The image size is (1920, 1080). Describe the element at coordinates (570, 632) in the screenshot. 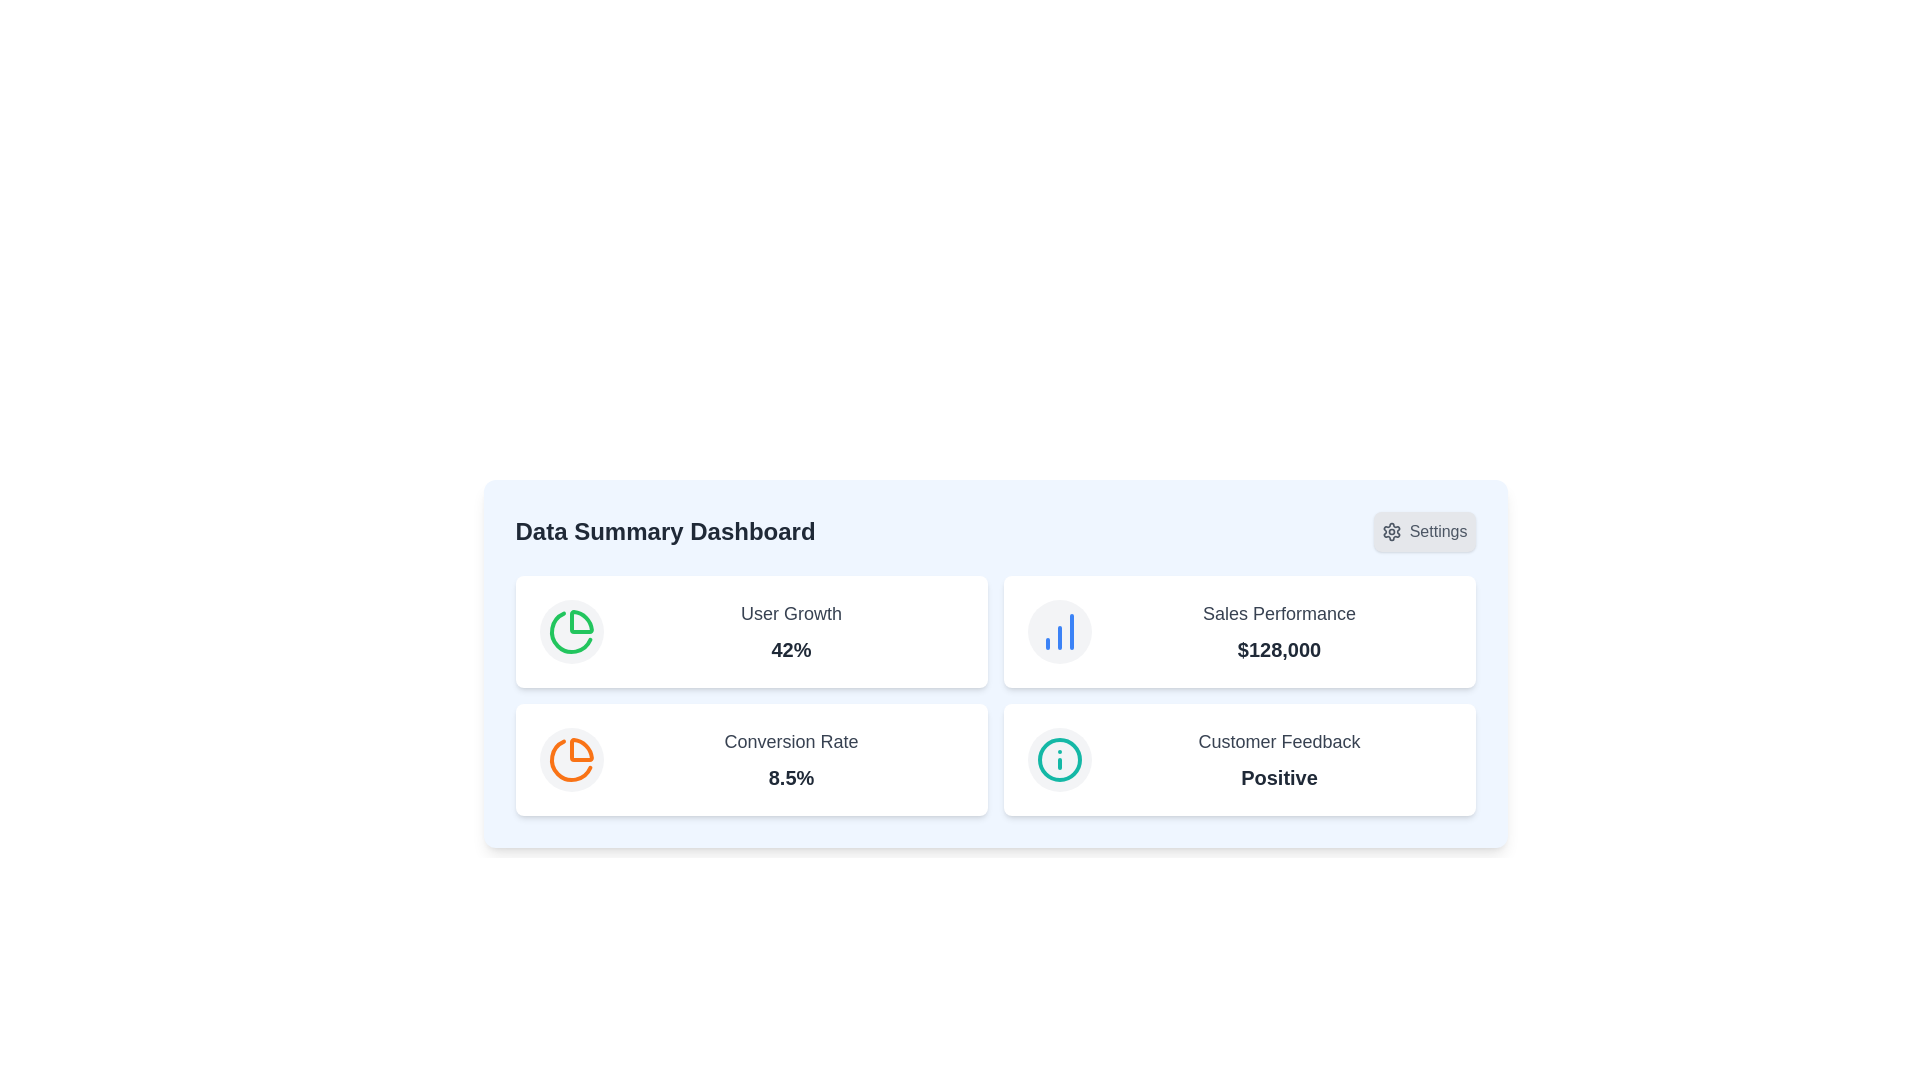

I see `the pie chart icon located in the top-left card of the four smaller white rectangular cards on the main dashboard, positioned below the 'Data Summary Dashboard' title and to the left of the 'User Growth' text` at that location.